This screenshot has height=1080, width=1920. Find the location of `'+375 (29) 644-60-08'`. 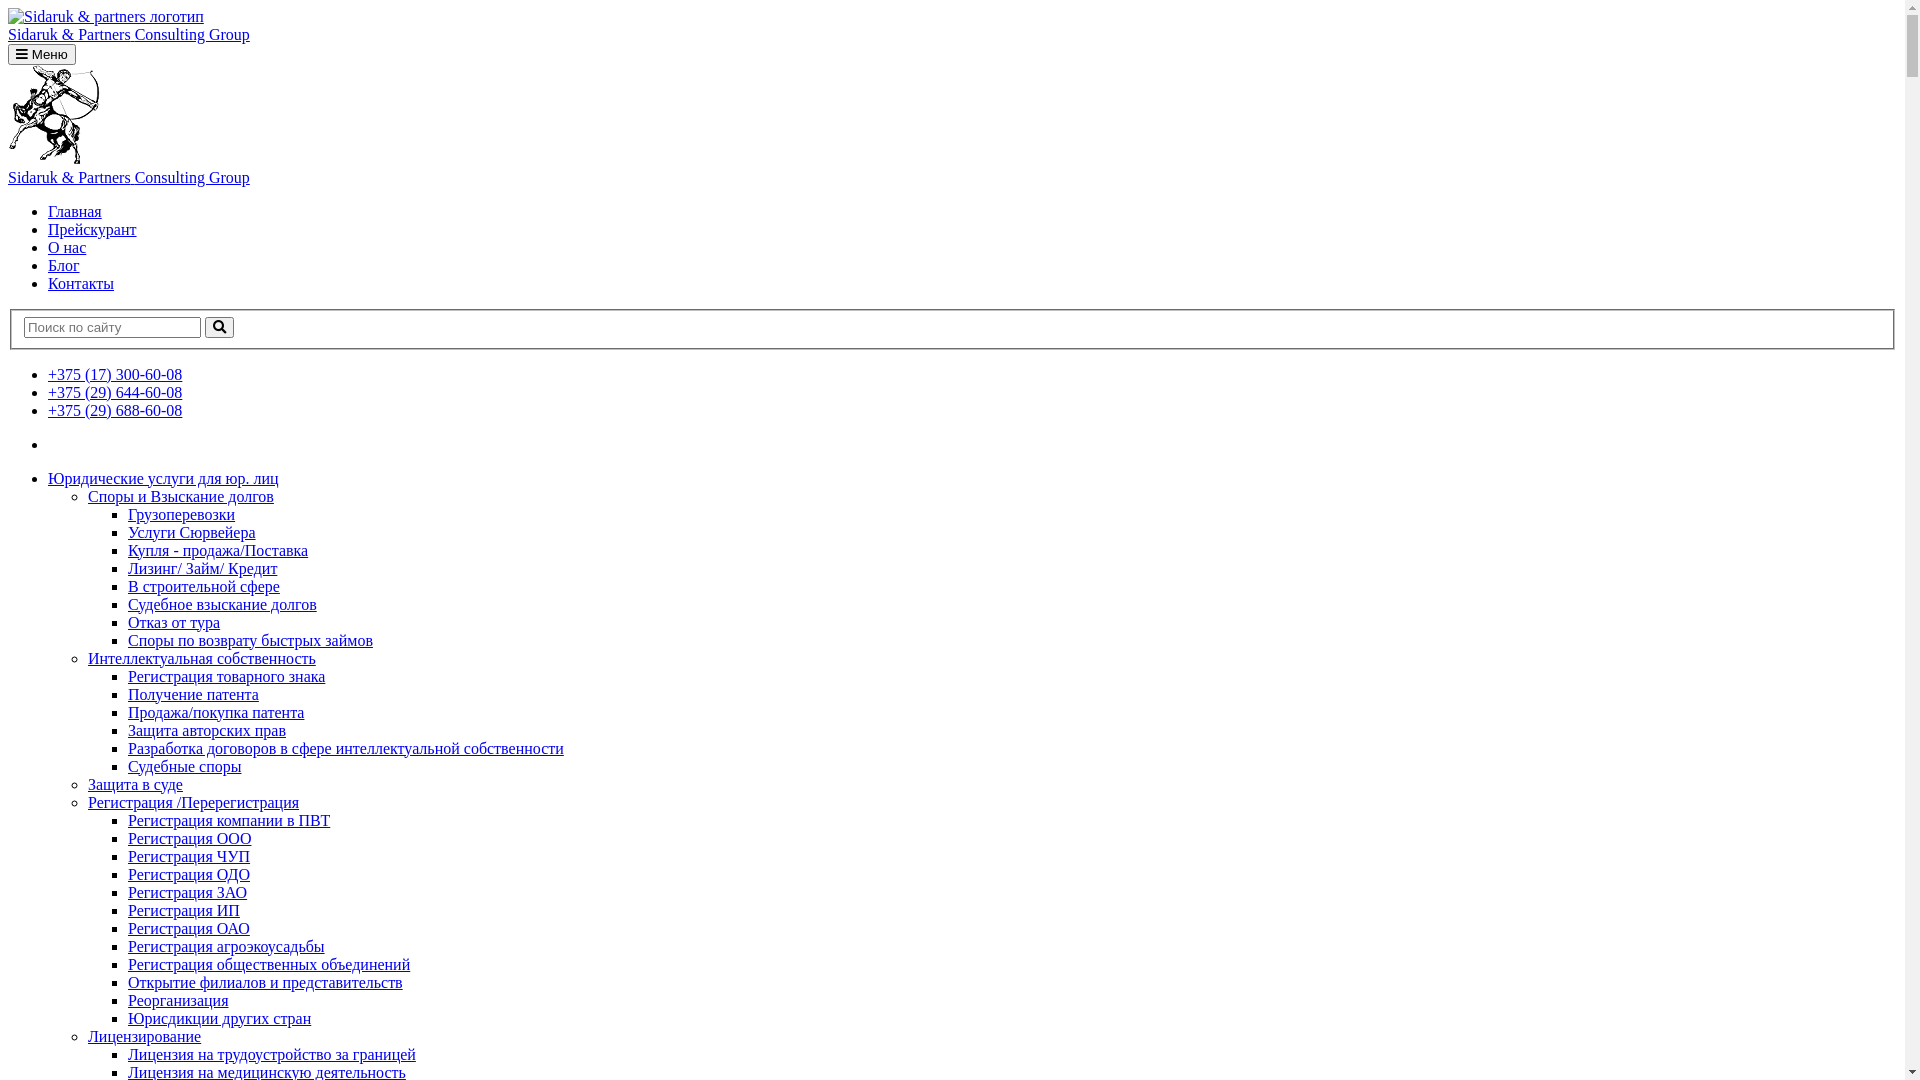

'+375 (29) 644-60-08' is located at coordinates (114, 392).